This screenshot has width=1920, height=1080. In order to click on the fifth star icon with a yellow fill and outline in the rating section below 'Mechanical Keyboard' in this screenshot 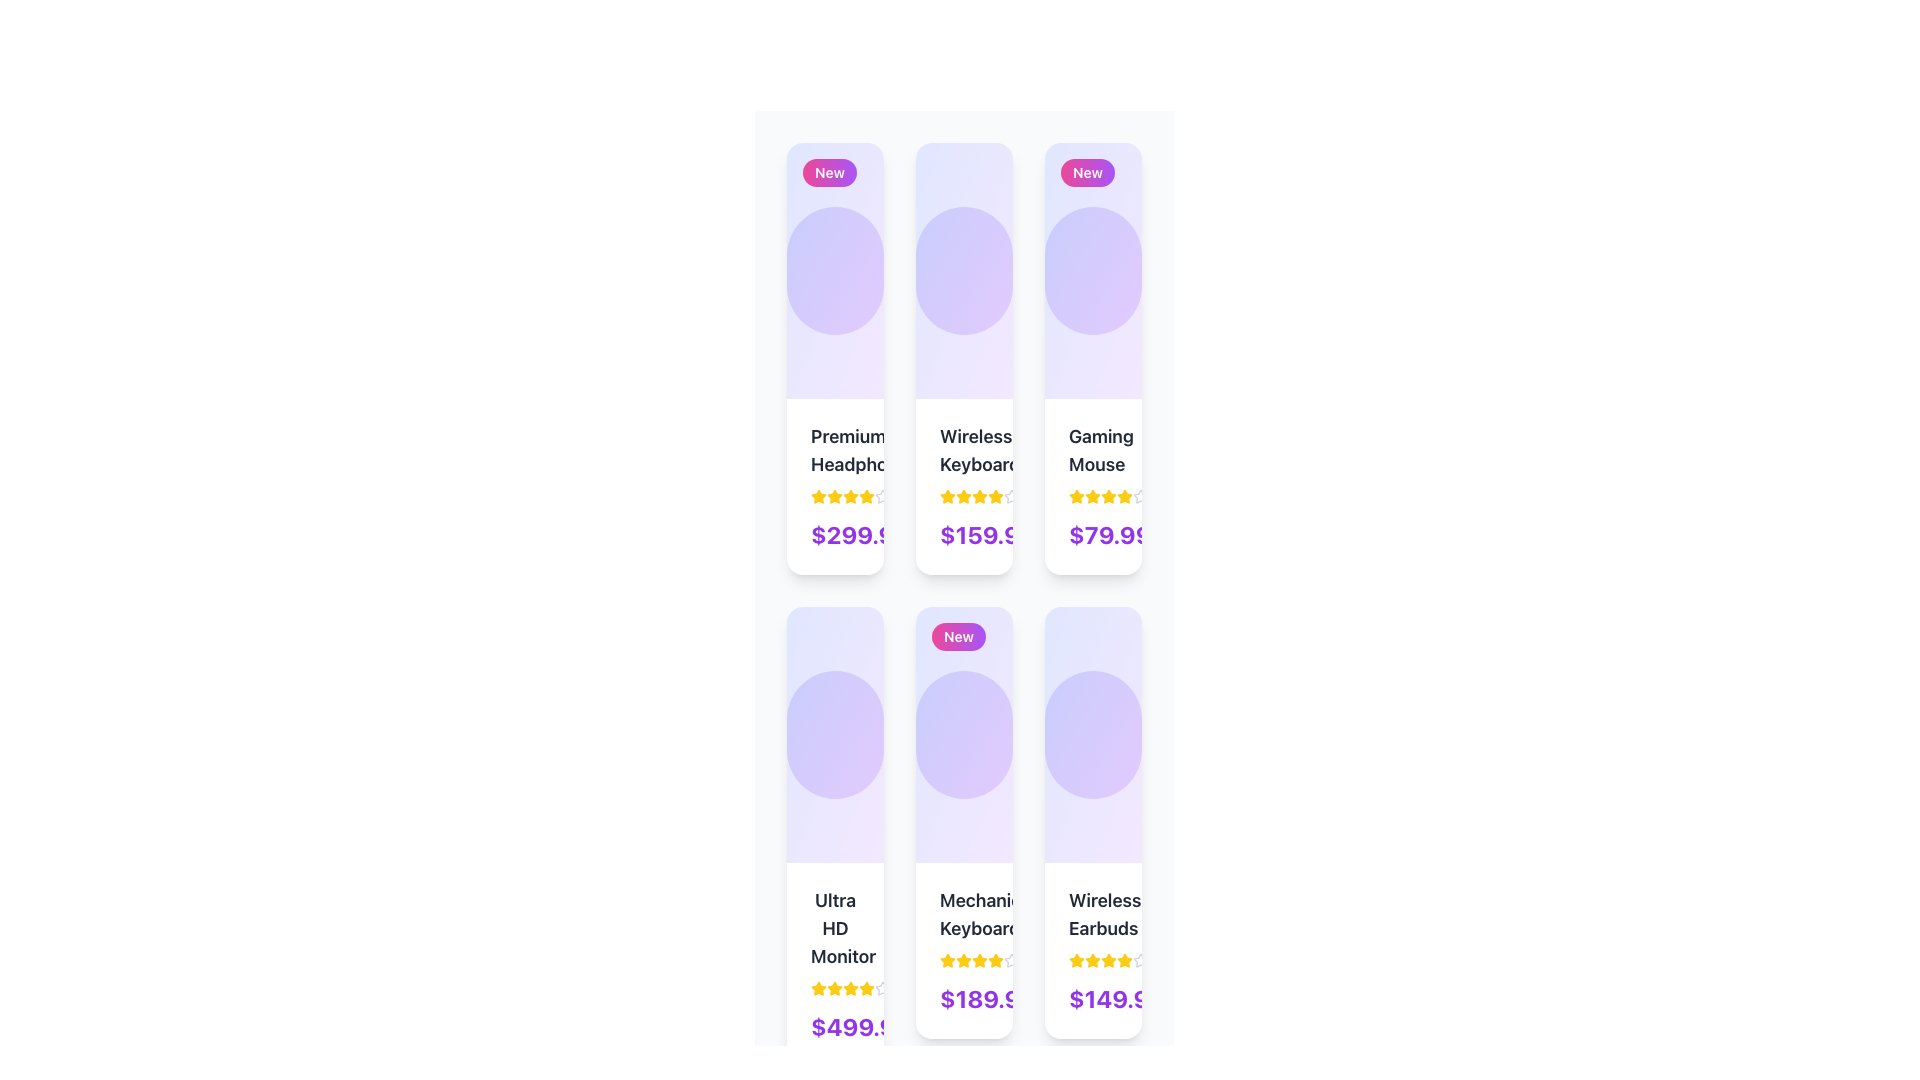, I will do `click(979, 959)`.